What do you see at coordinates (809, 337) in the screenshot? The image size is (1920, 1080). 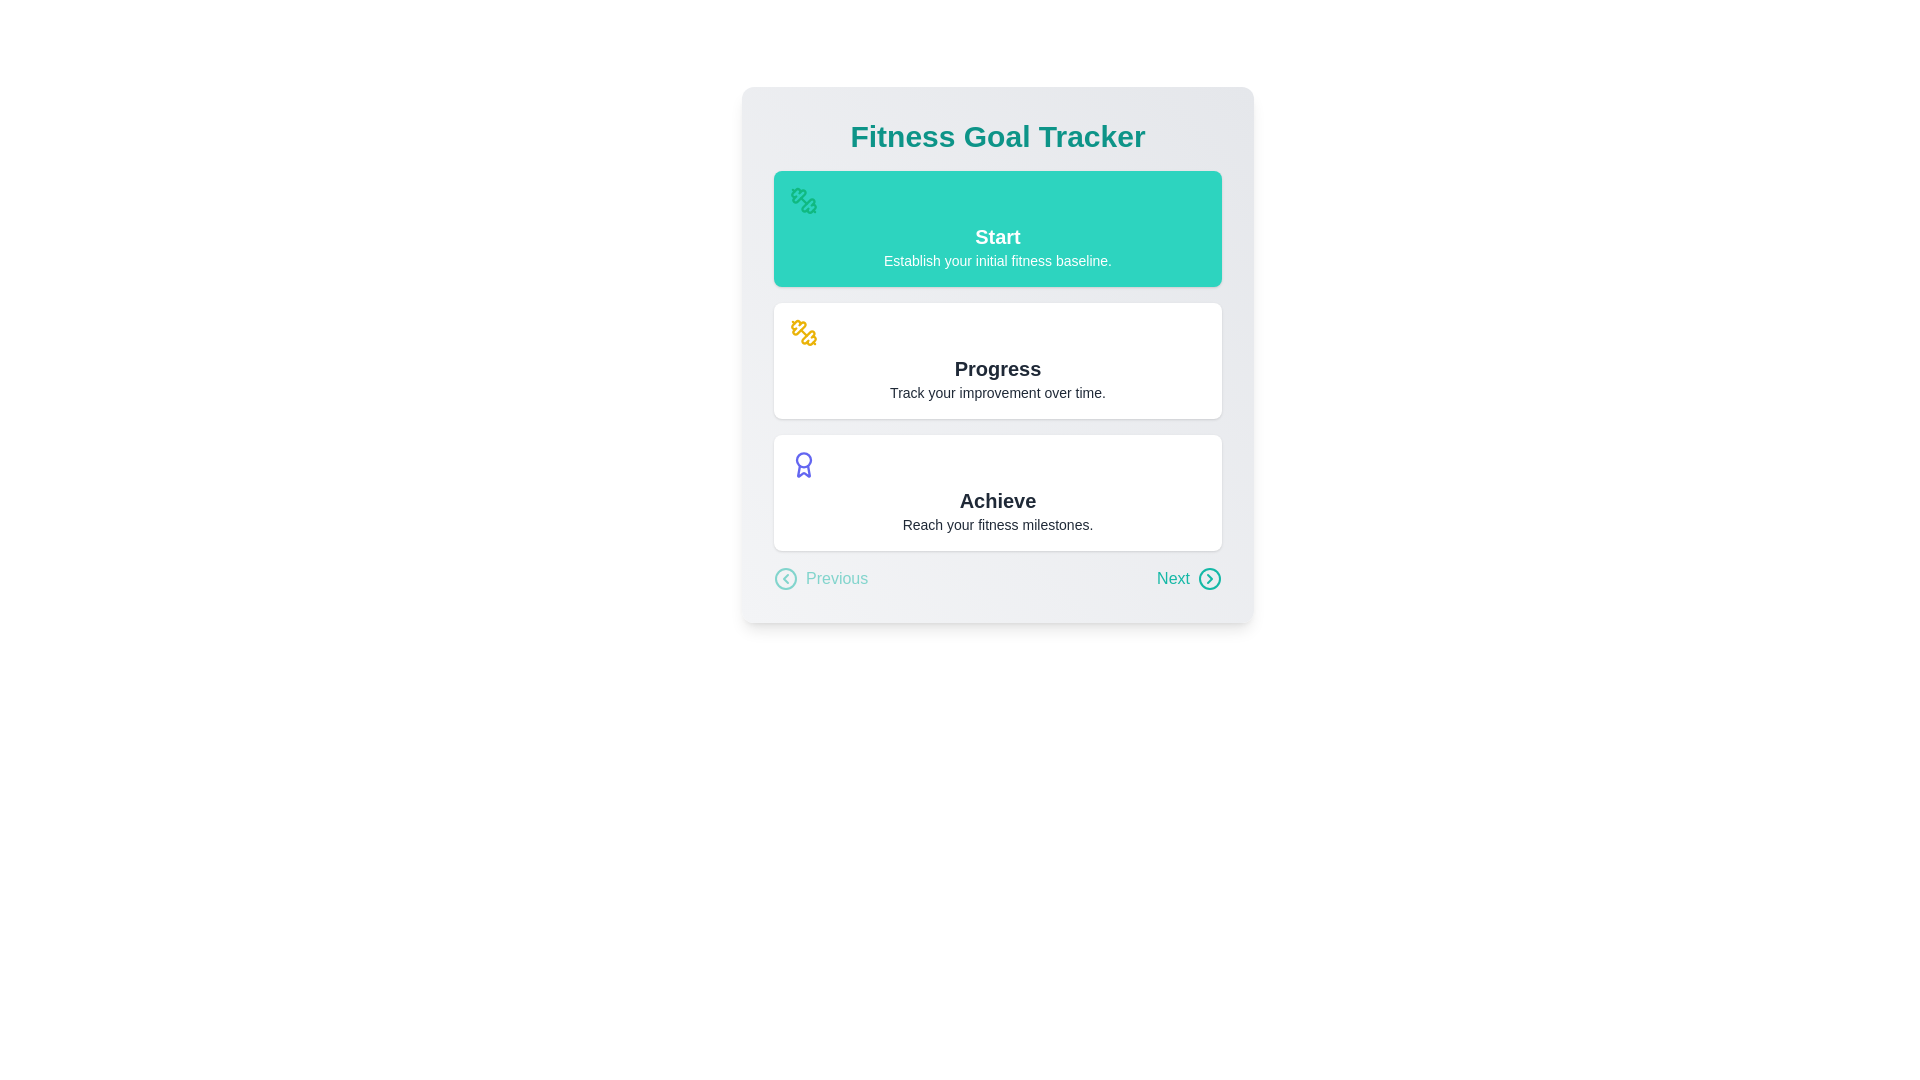 I see `the yellow icon element located at the top-left corner of the 'Progress' card, enhancing user understanding of the progress section` at bounding box center [809, 337].